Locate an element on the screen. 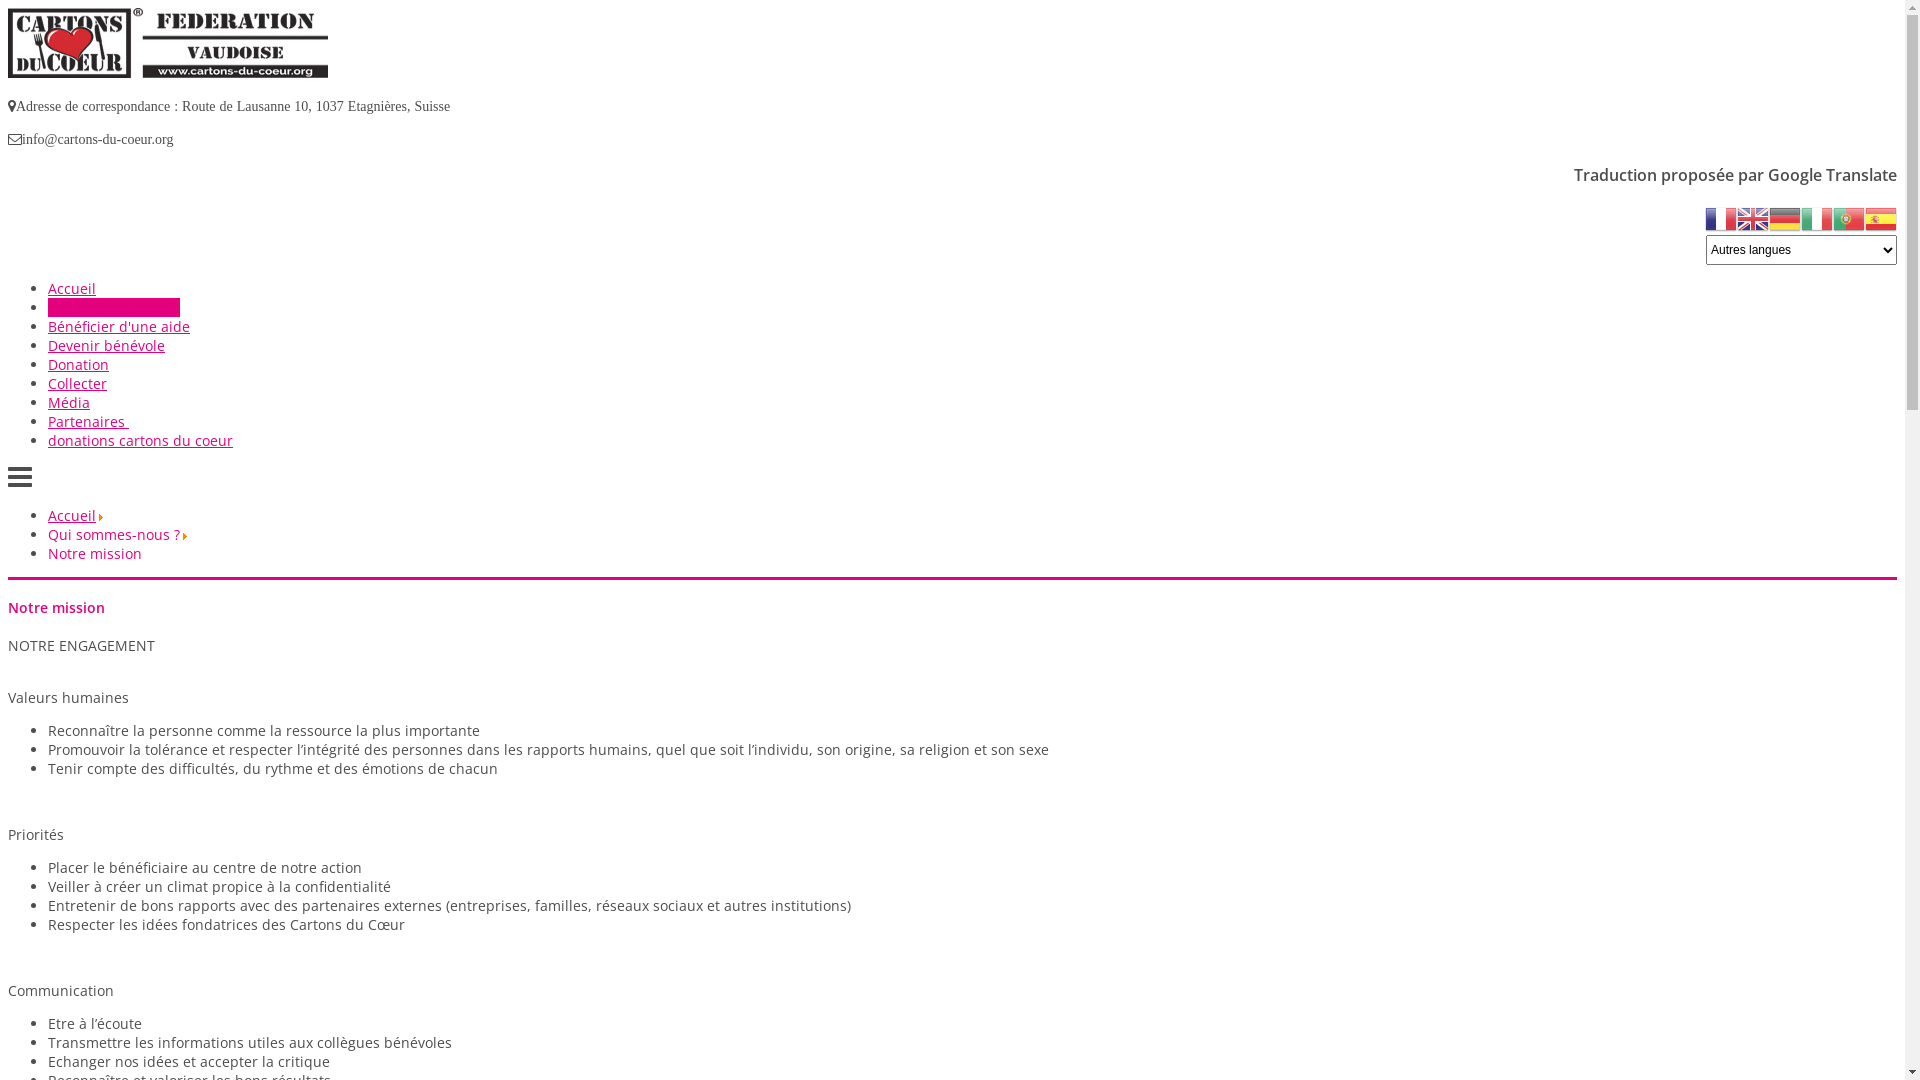  'French' is located at coordinates (1720, 217).